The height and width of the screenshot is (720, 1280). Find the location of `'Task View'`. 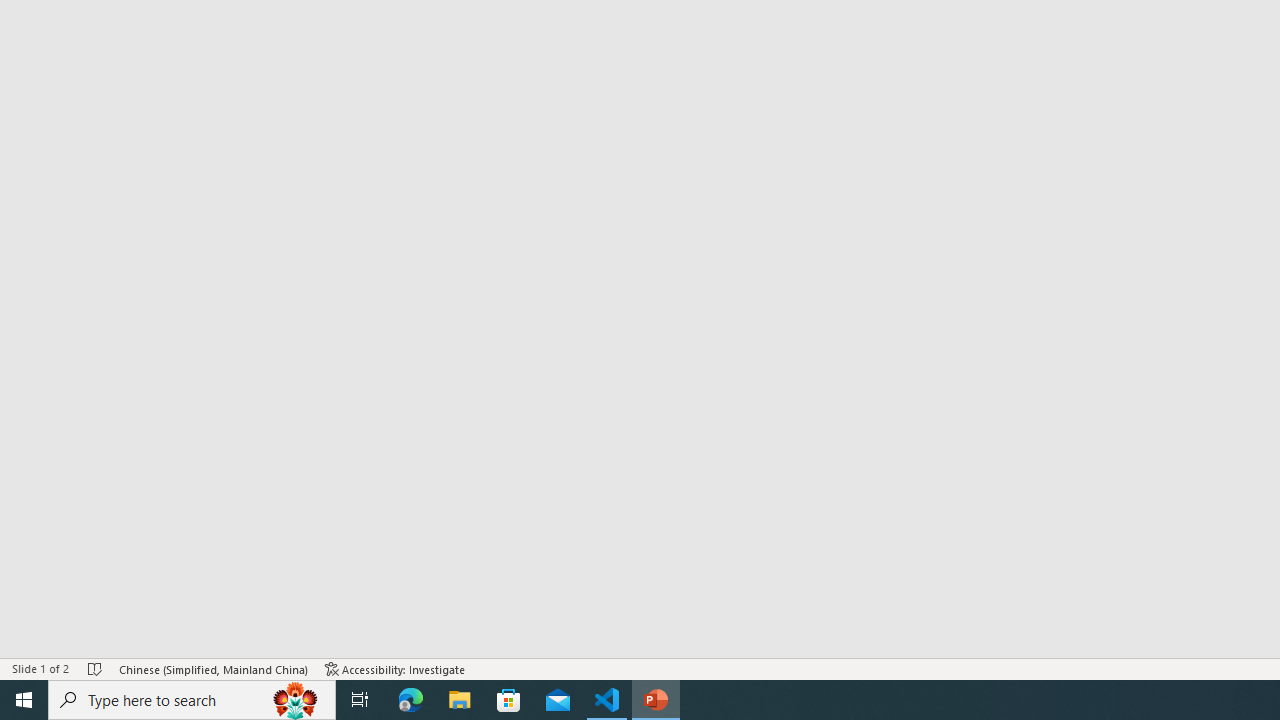

'Task View' is located at coordinates (359, 698).